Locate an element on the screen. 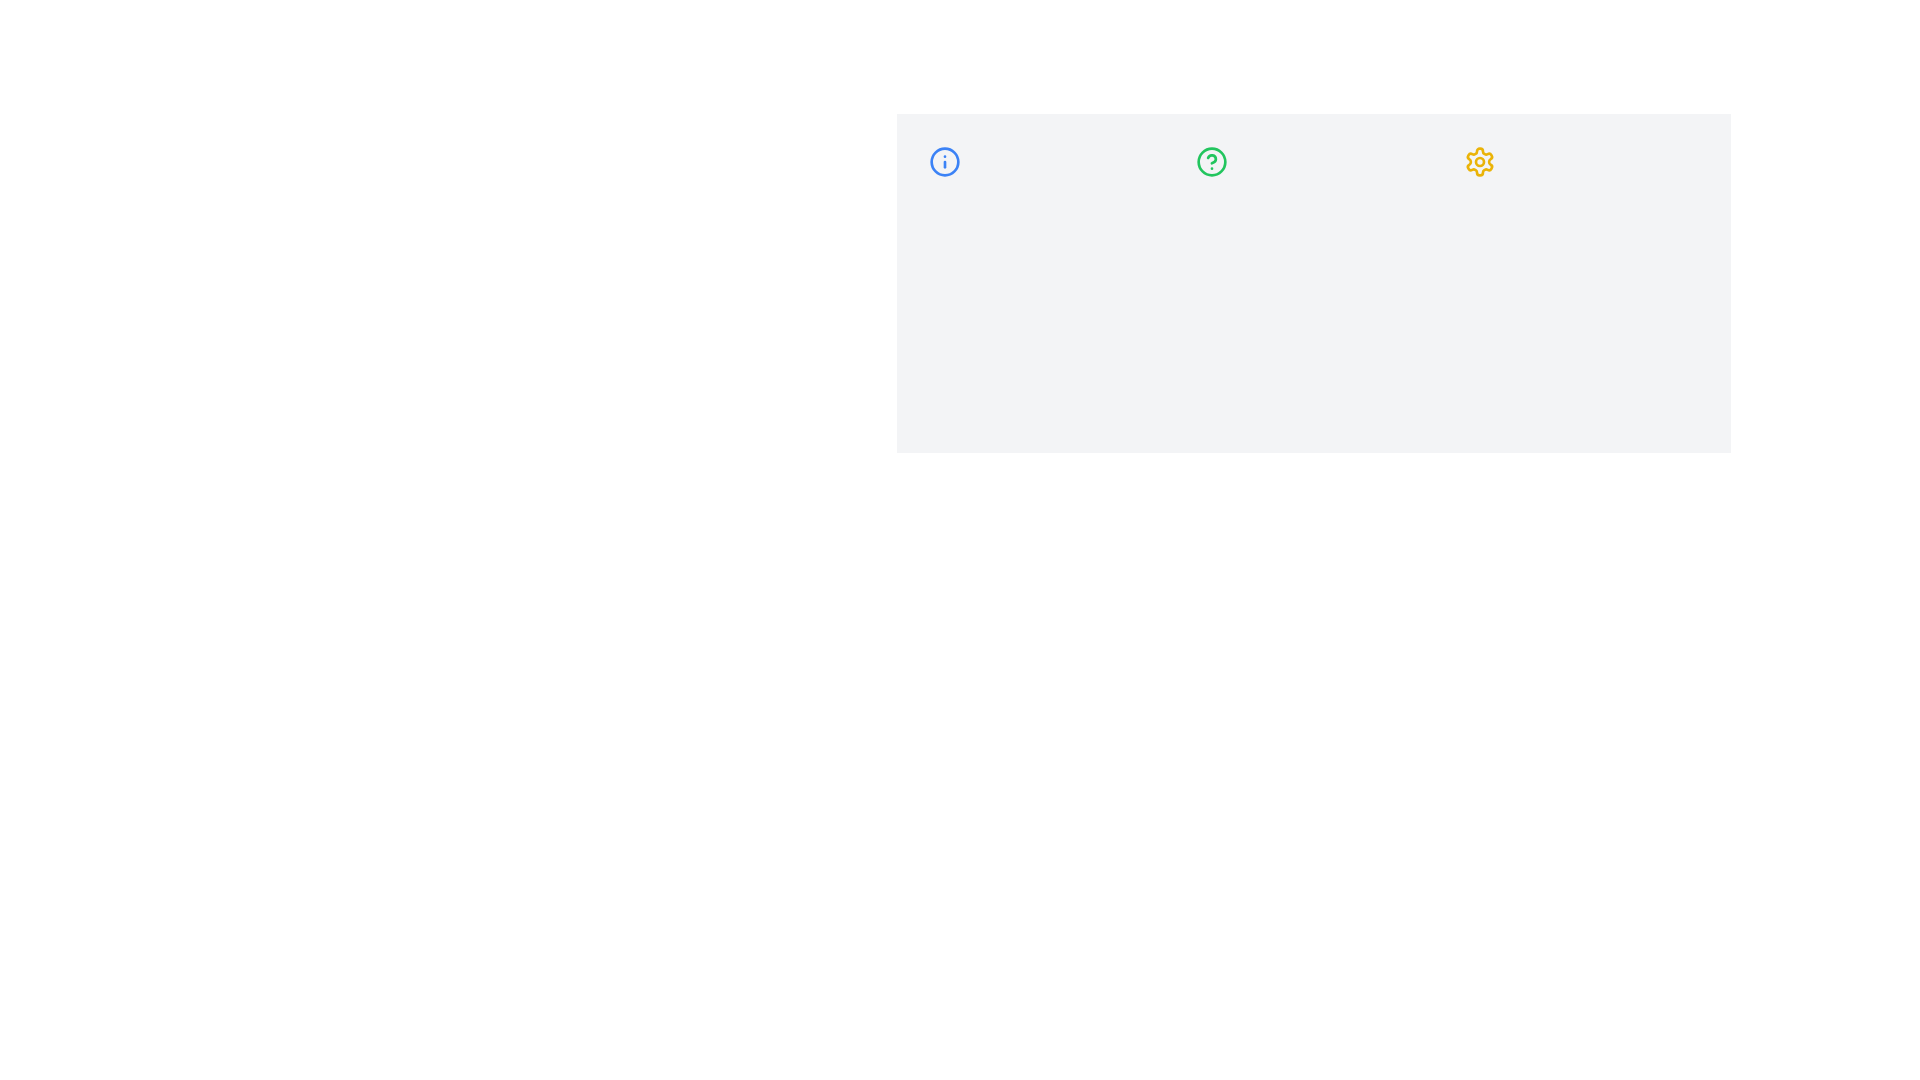  the help or information icon located in the middle of three icons is located at coordinates (1211, 161).